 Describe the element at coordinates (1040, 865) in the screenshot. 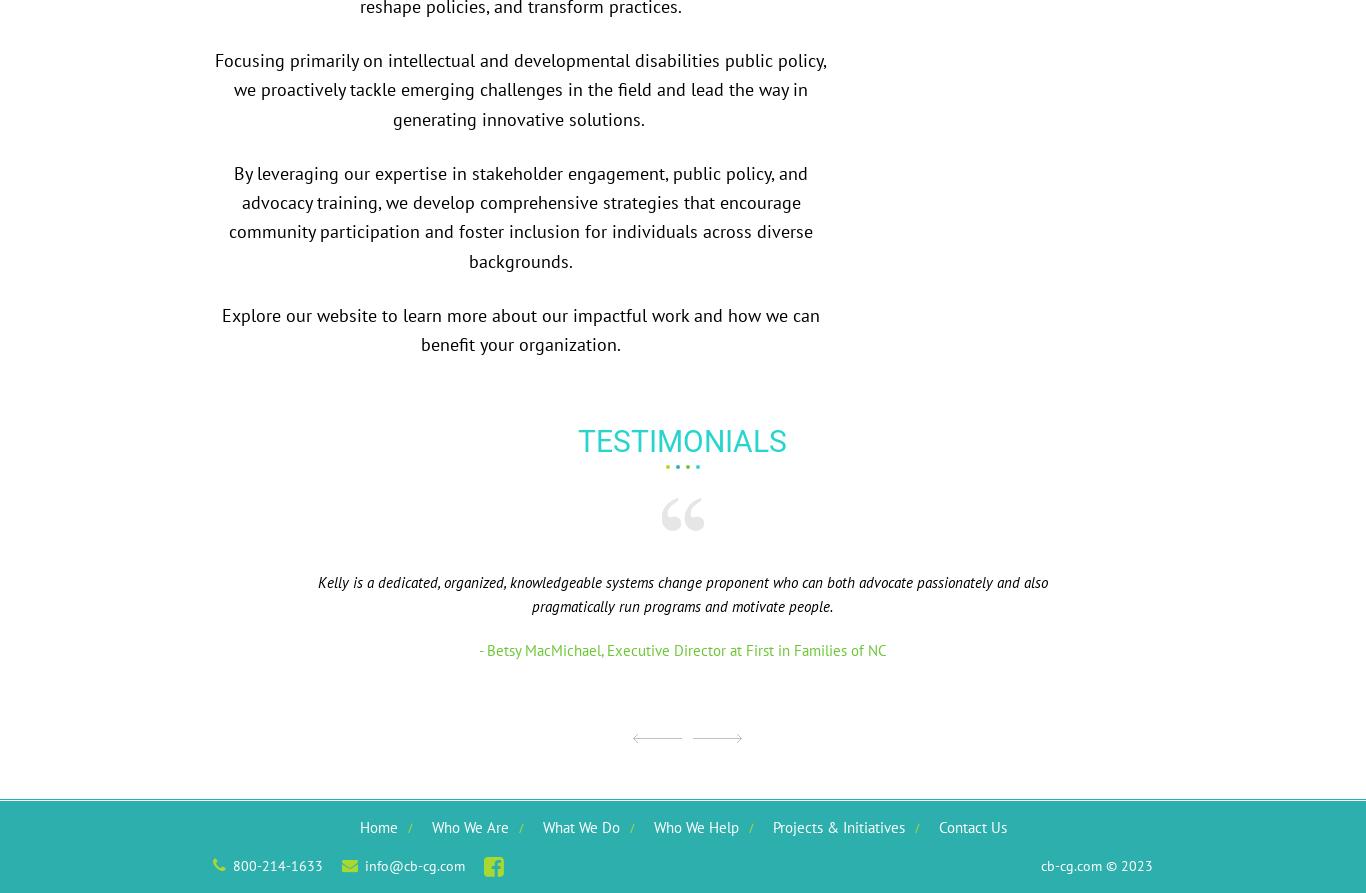

I see `'cb-cg.com © 2023'` at that location.